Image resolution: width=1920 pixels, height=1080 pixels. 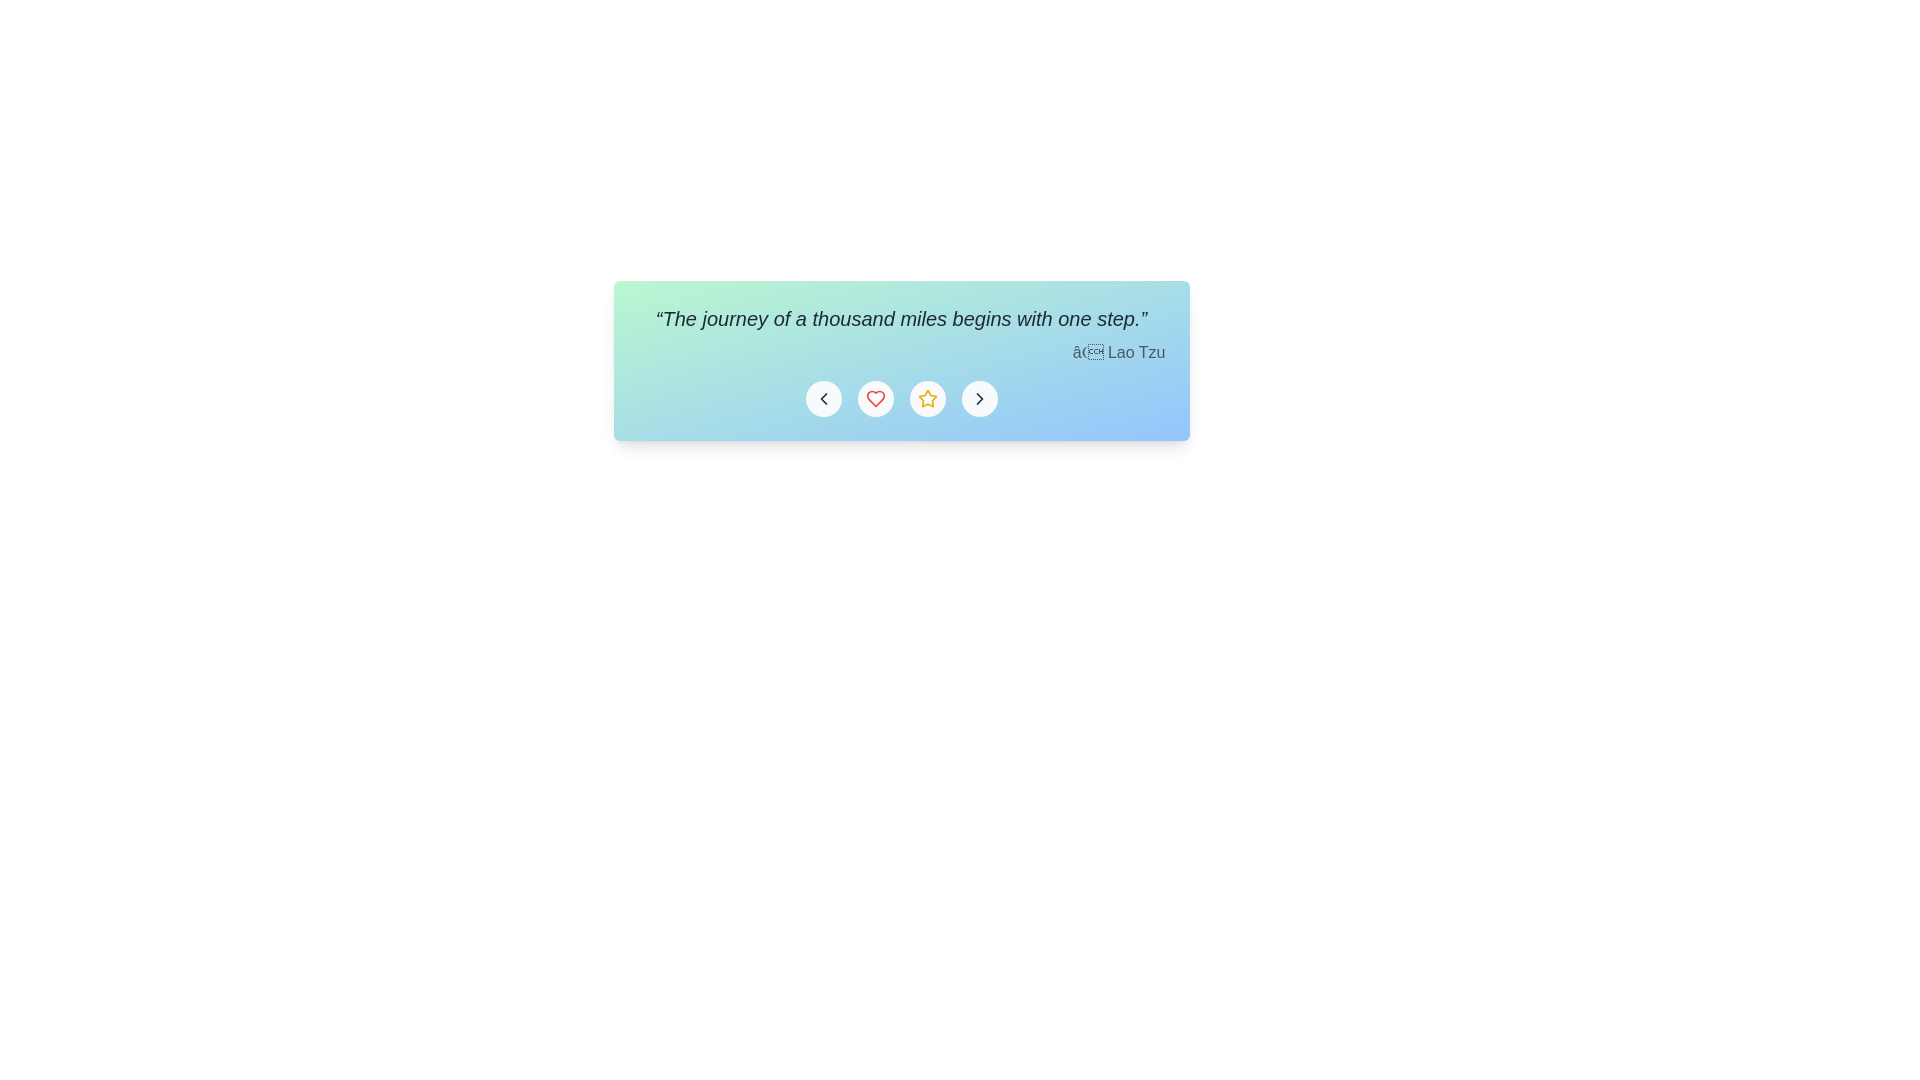 I want to click on the third button in a horizontal row of buttons, so click(x=926, y=398).